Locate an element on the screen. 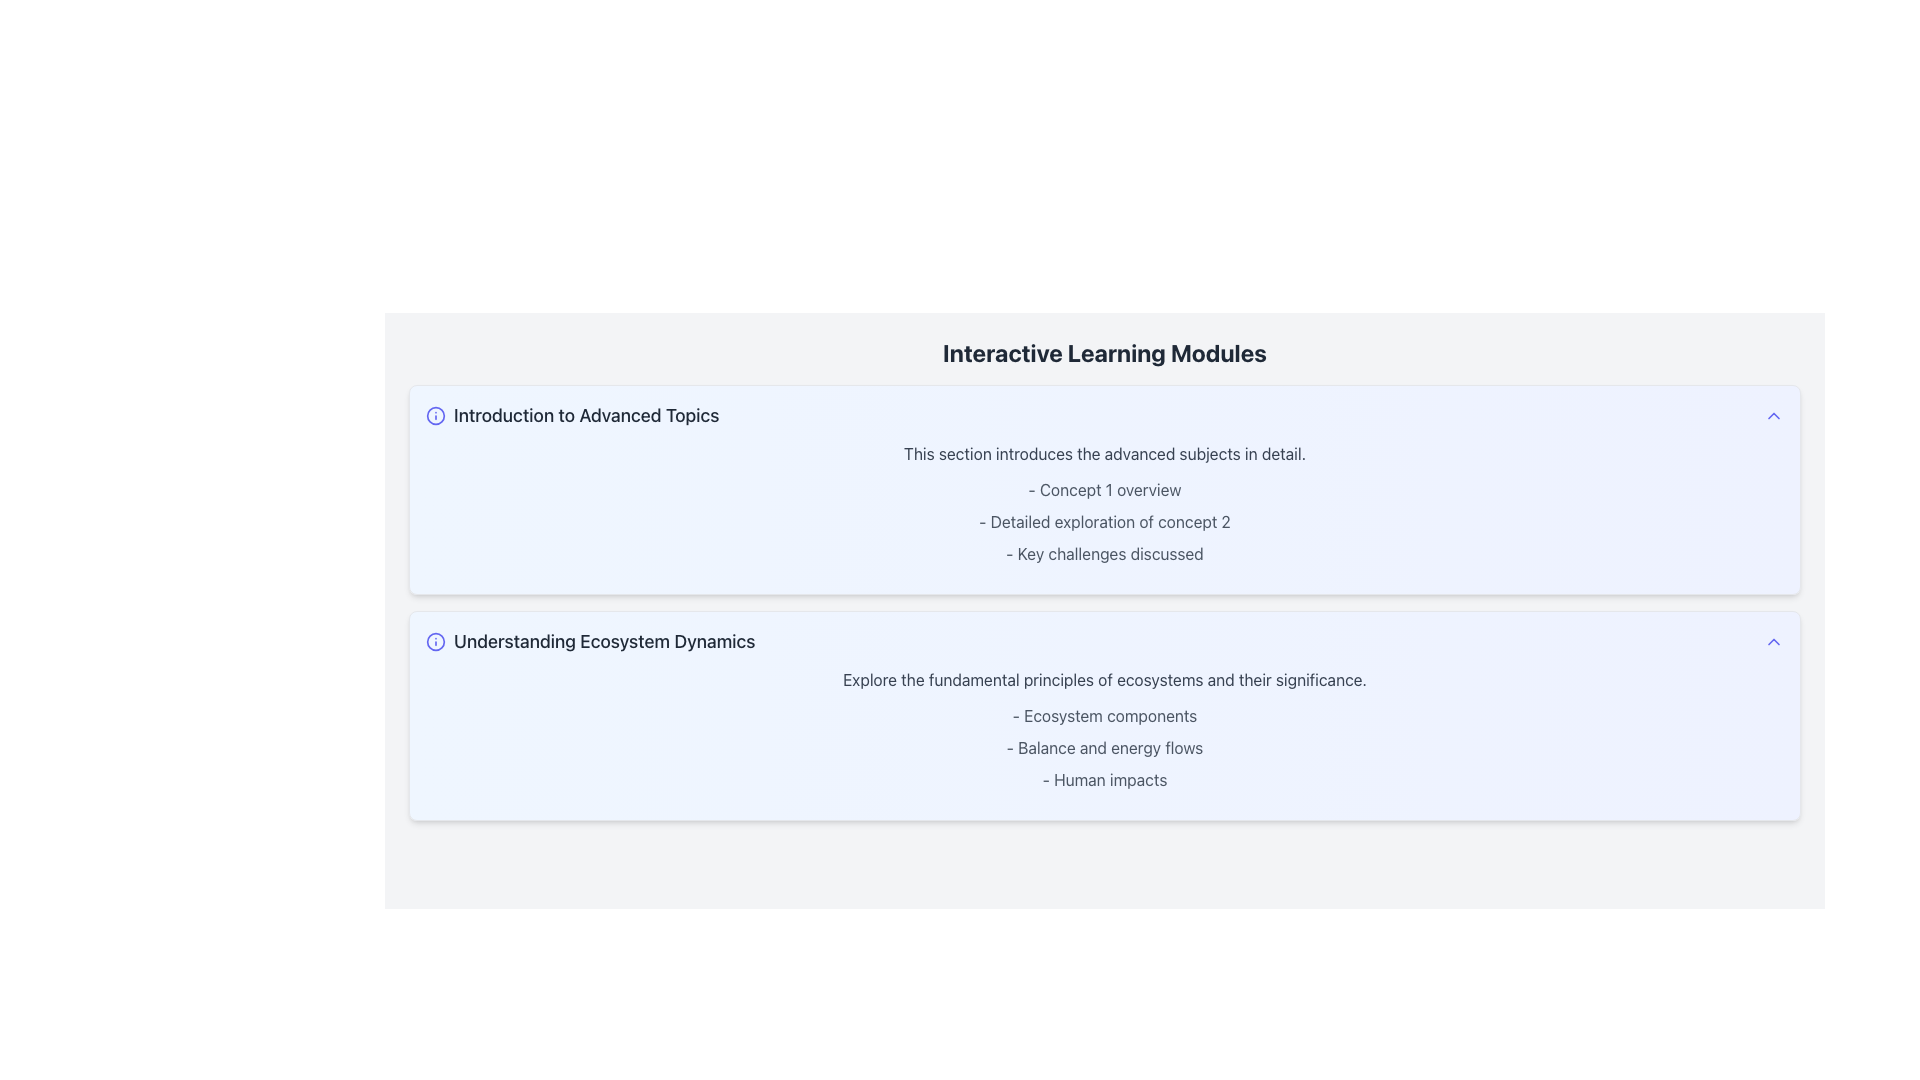 The image size is (1920, 1080). the informational icon located at the top-left of the 'Introduction to Advanced Topics' card is located at coordinates (435, 415).